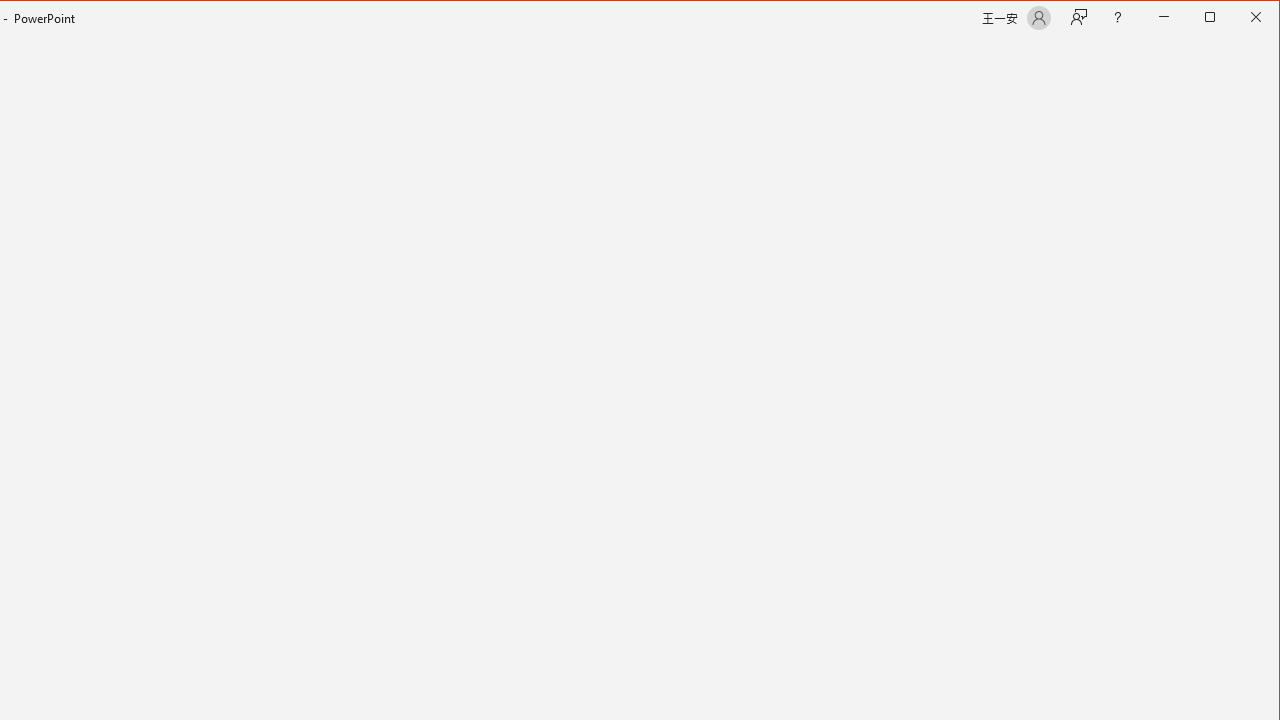 The height and width of the screenshot is (720, 1280). What do you see at coordinates (1238, 19) in the screenshot?
I see `'Maximize'` at bounding box center [1238, 19].